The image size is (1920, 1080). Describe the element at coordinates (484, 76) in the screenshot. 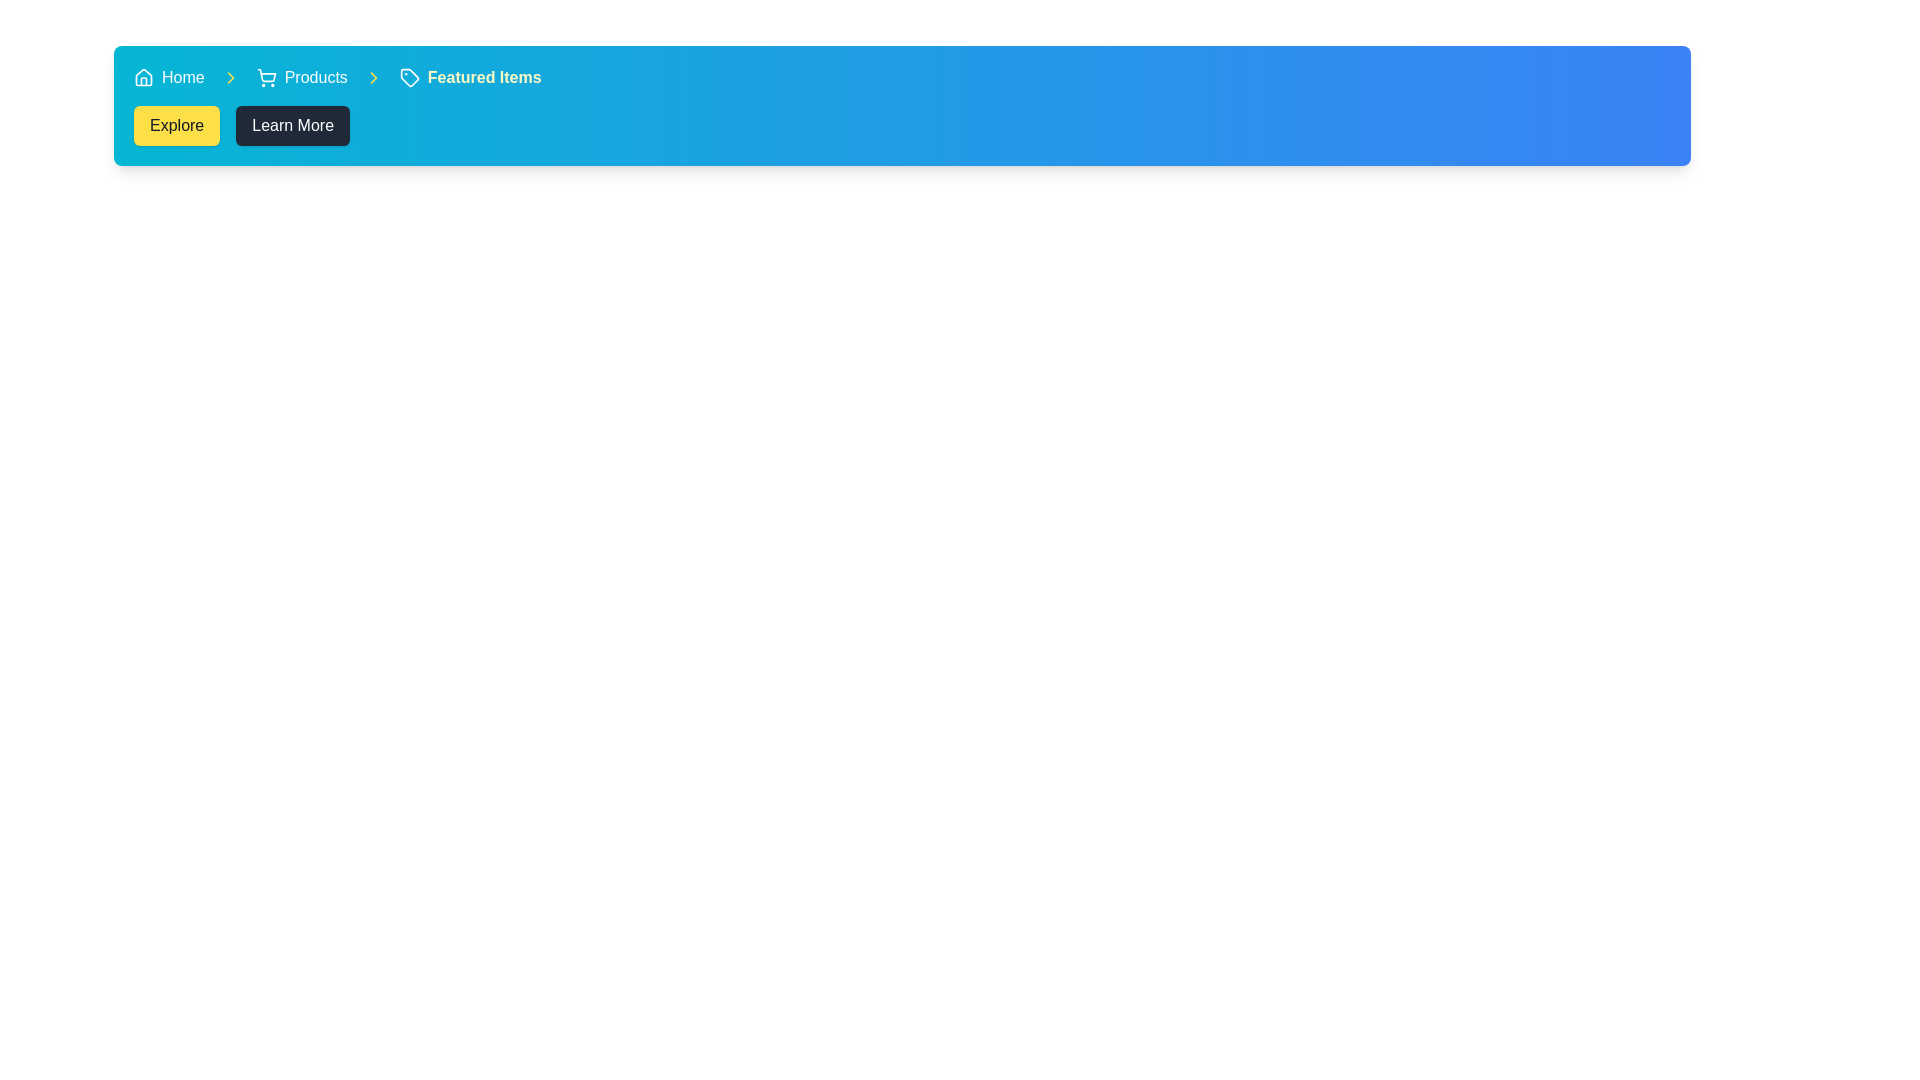

I see `the 'Featured Items' text label located on the top navigation bar, which provides context for the current section the user is viewing` at that location.